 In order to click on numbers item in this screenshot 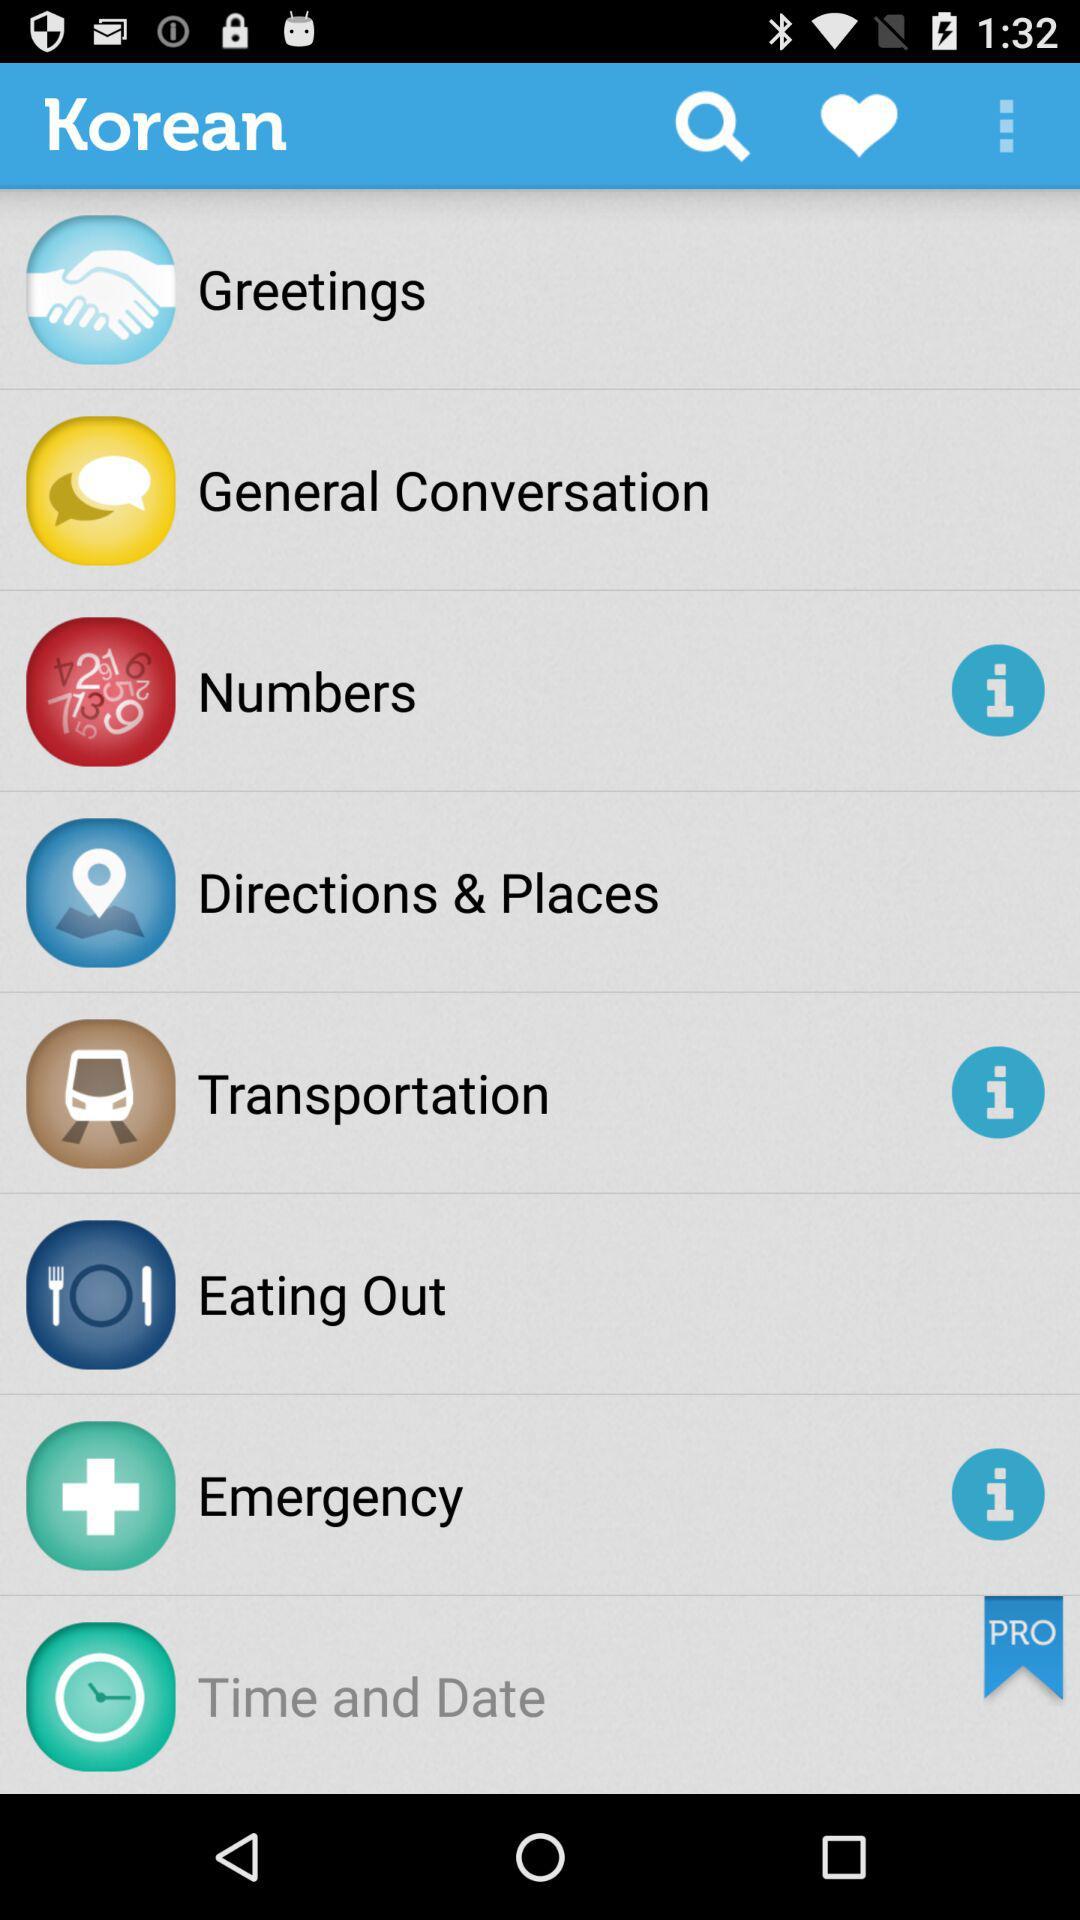, I will do `click(570, 690)`.